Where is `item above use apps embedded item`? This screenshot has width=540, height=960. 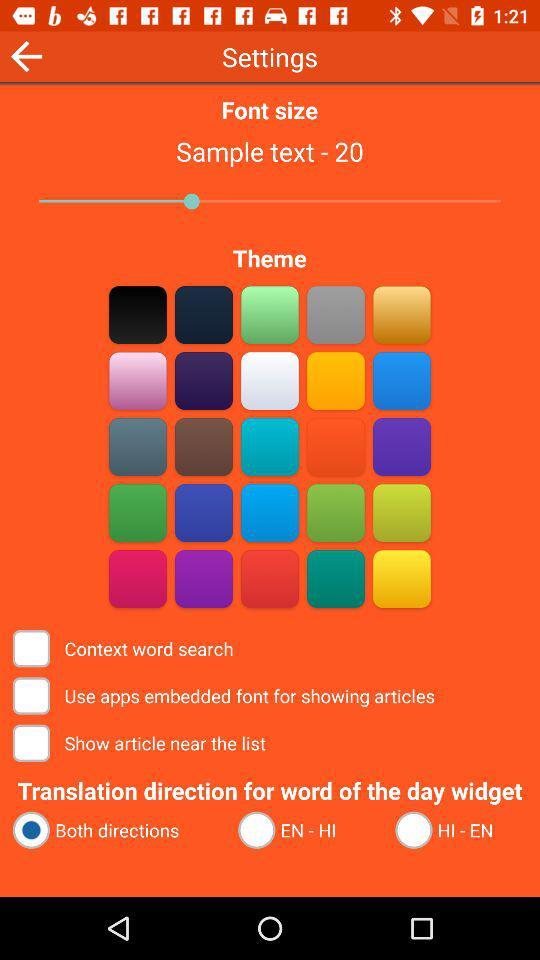
item above use apps embedded item is located at coordinates (125, 647).